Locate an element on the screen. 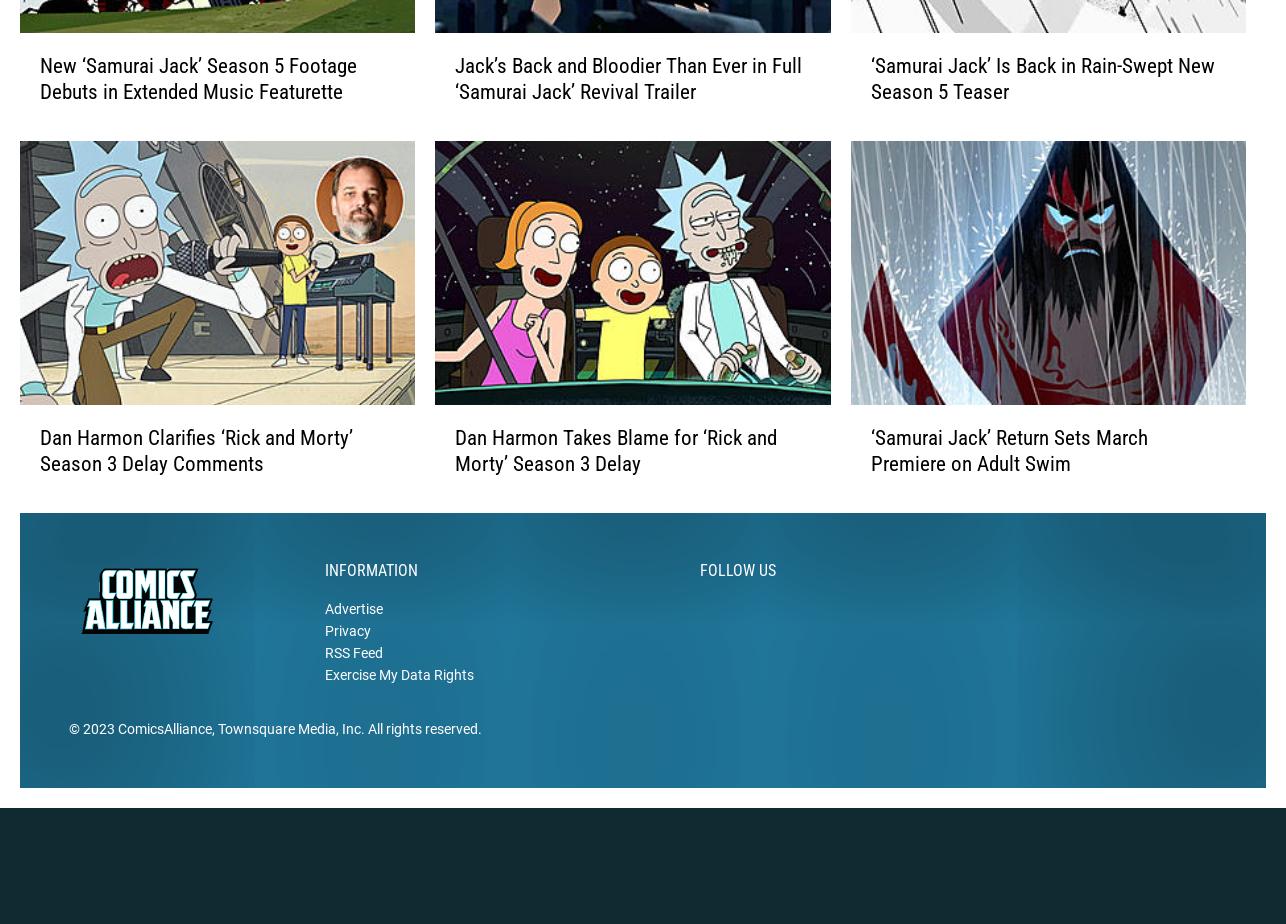  'Jack’s Back and Bloodier Than Ever in Full ‘Samurai Jack’ Revival Trailer' is located at coordinates (627, 110).